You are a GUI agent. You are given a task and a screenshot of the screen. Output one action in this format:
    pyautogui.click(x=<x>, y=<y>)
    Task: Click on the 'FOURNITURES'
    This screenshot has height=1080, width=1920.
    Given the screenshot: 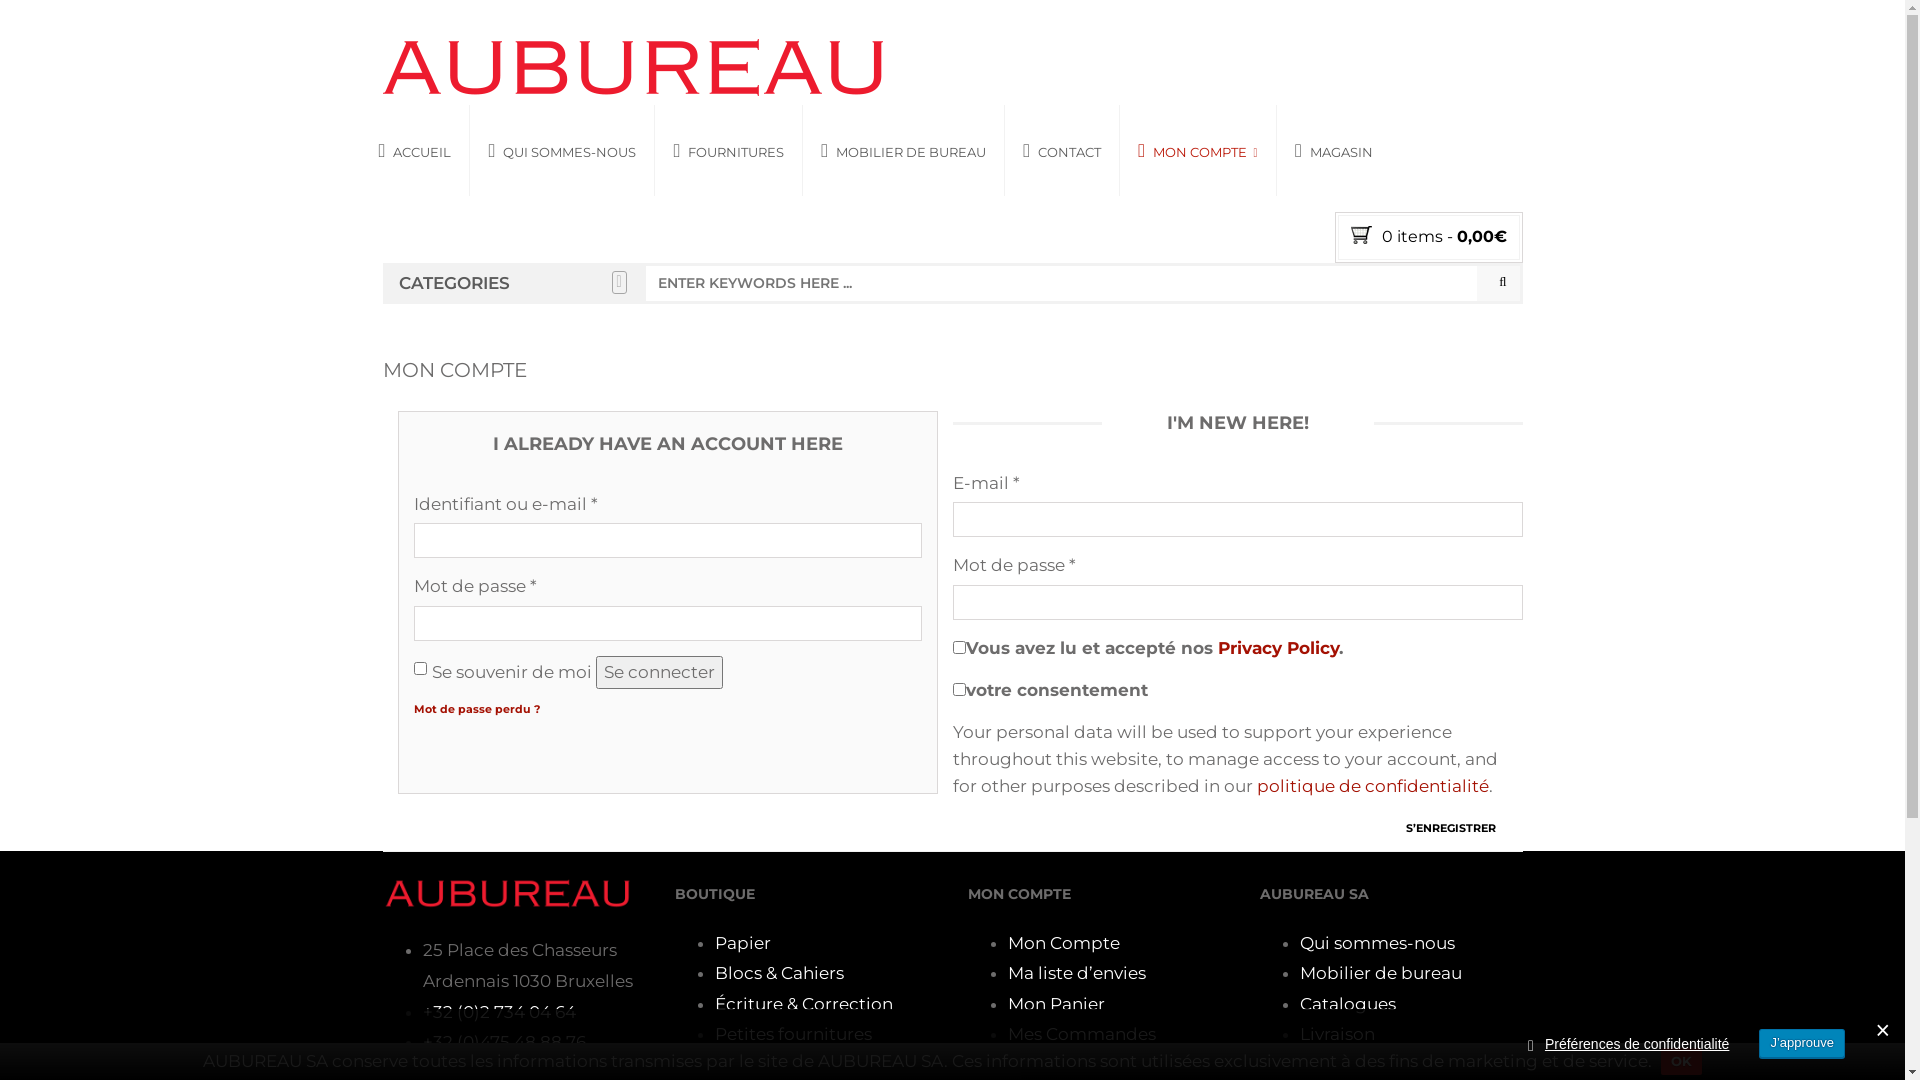 What is the action you would take?
    pyautogui.click(x=727, y=149)
    